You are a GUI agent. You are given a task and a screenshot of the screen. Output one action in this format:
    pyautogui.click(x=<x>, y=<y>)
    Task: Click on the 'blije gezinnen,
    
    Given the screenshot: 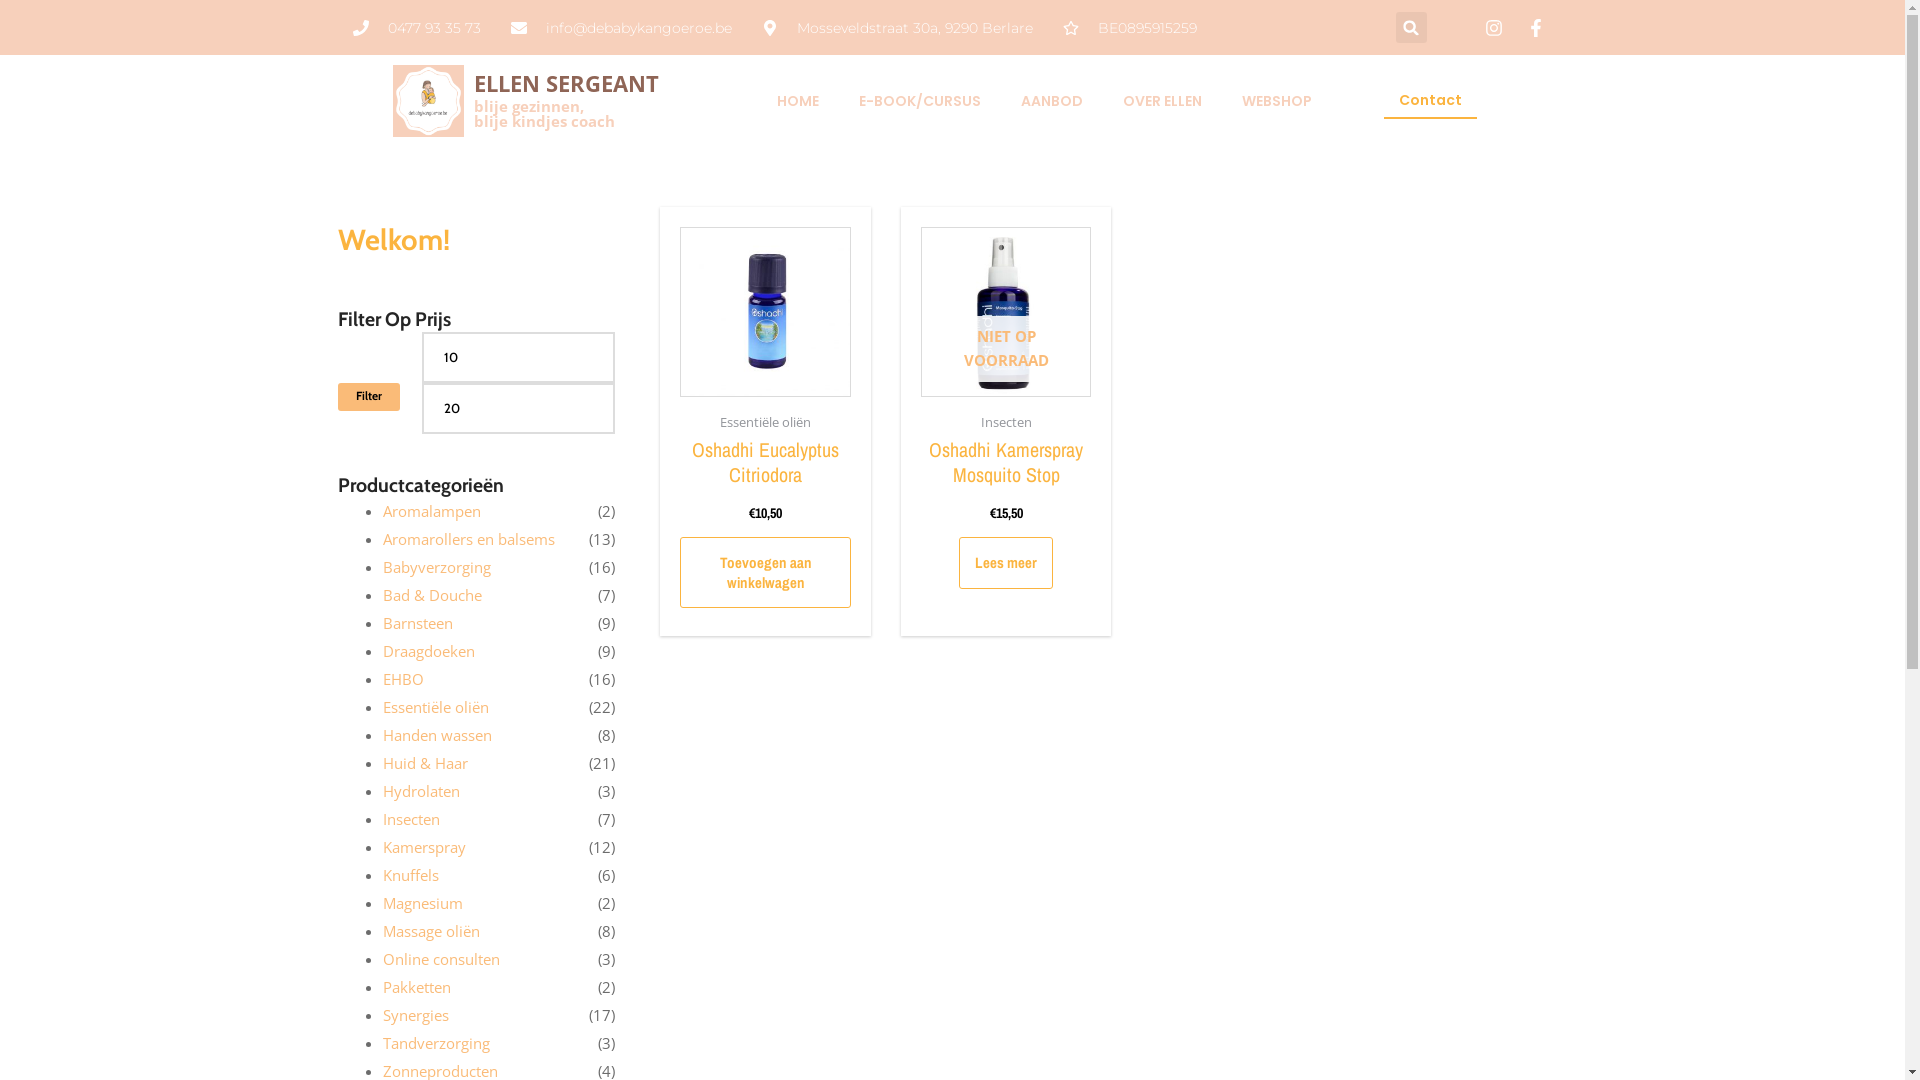 What is the action you would take?
    pyautogui.click(x=544, y=113)
    